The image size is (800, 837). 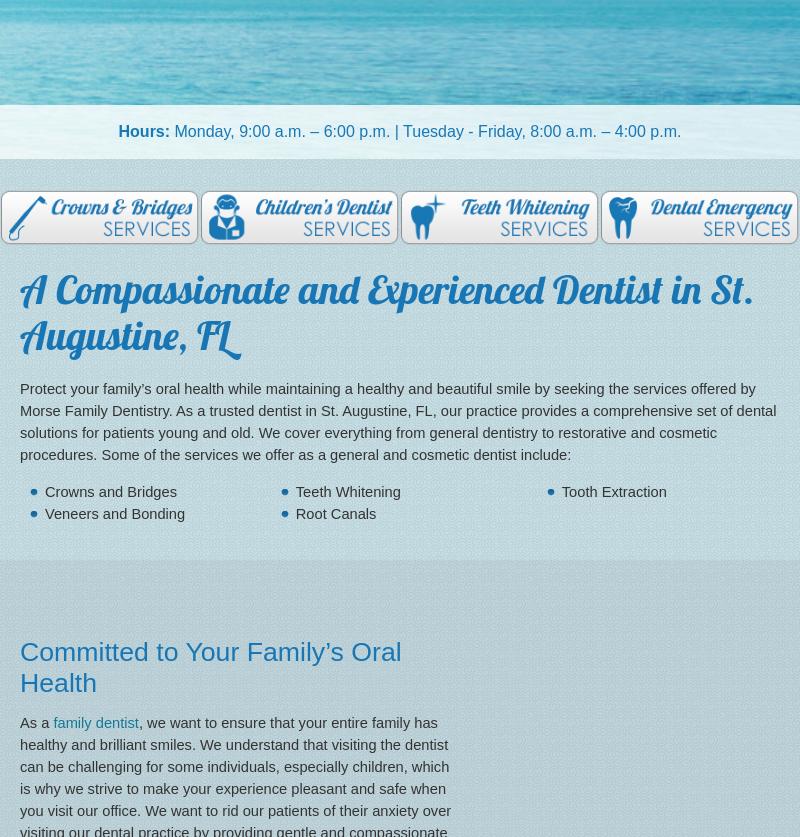 What do you see at coordinates (613, 489) in the screenshot?
I see `'Tooth Extraction'` at bounding box center [613, 489].